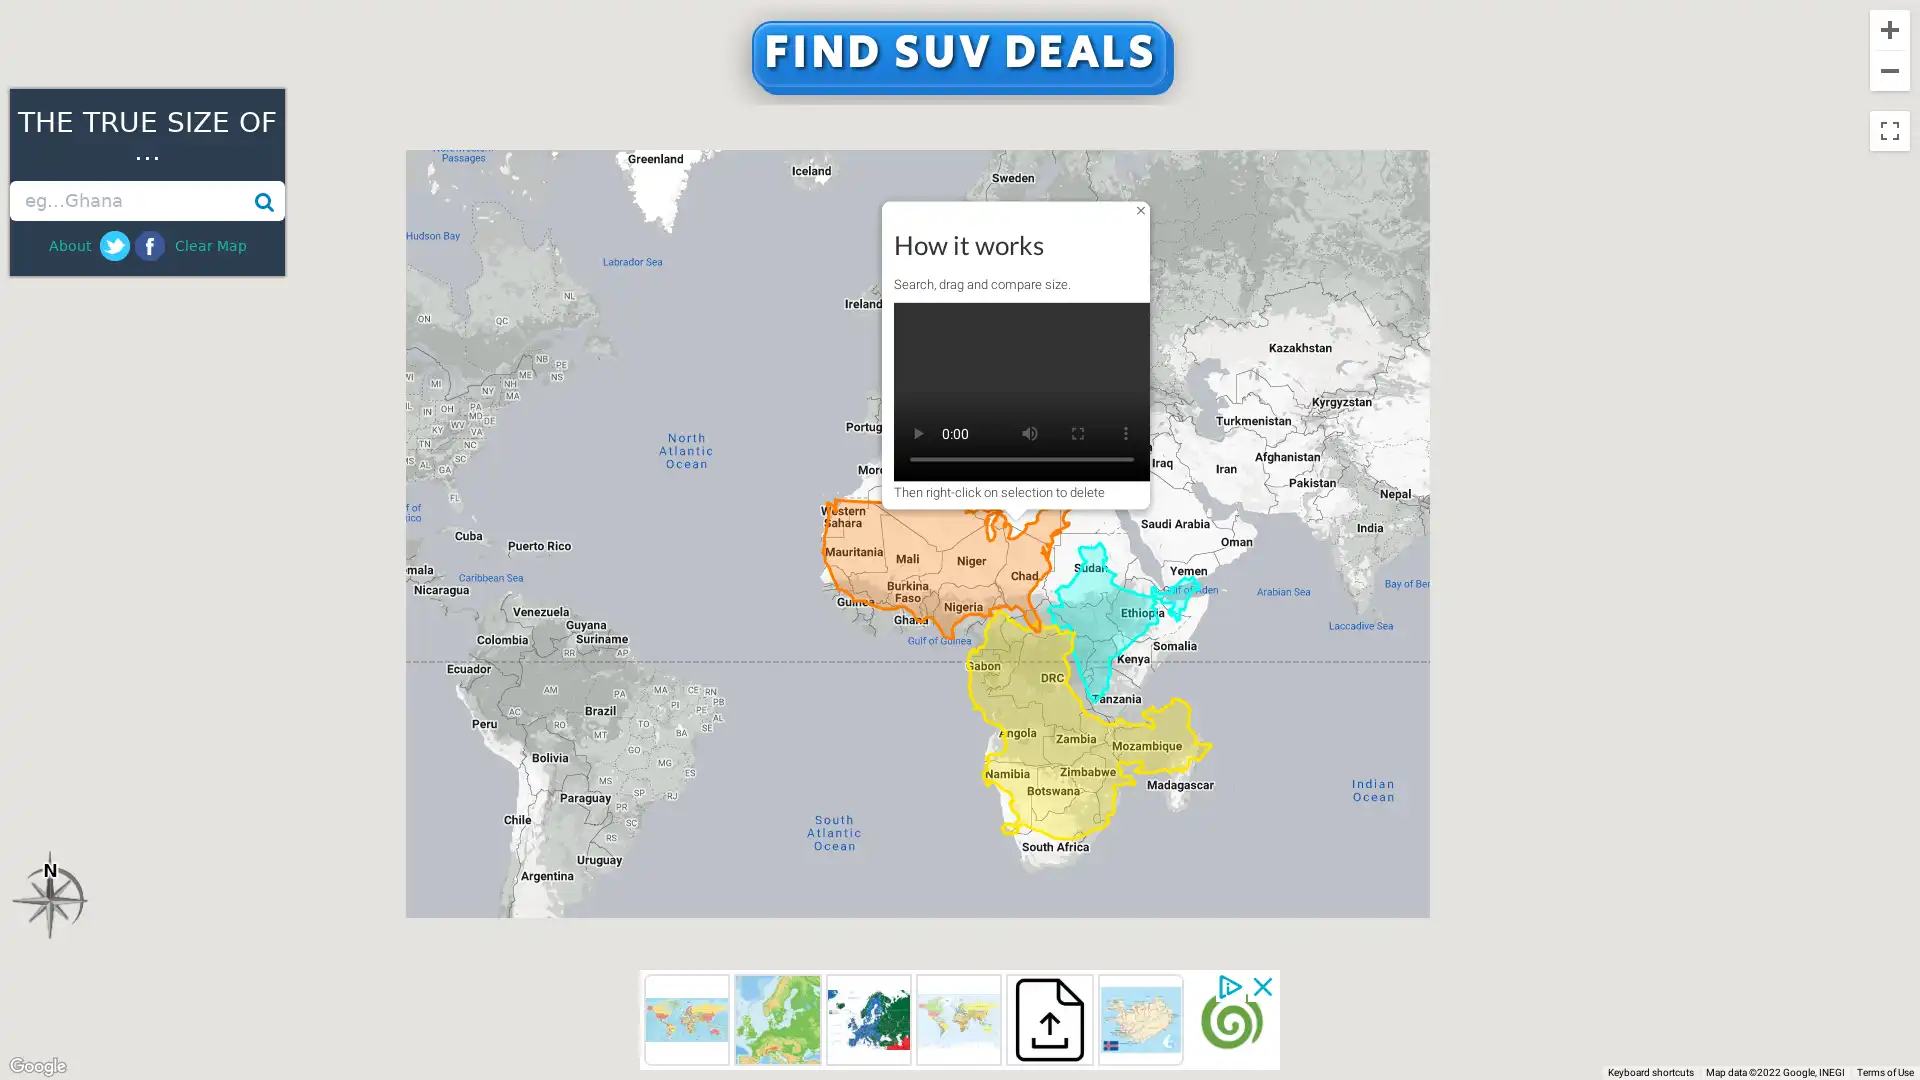  Describe the element at coordinates (1889, 30) in the screenshot. I see `Zoom in` at that location.